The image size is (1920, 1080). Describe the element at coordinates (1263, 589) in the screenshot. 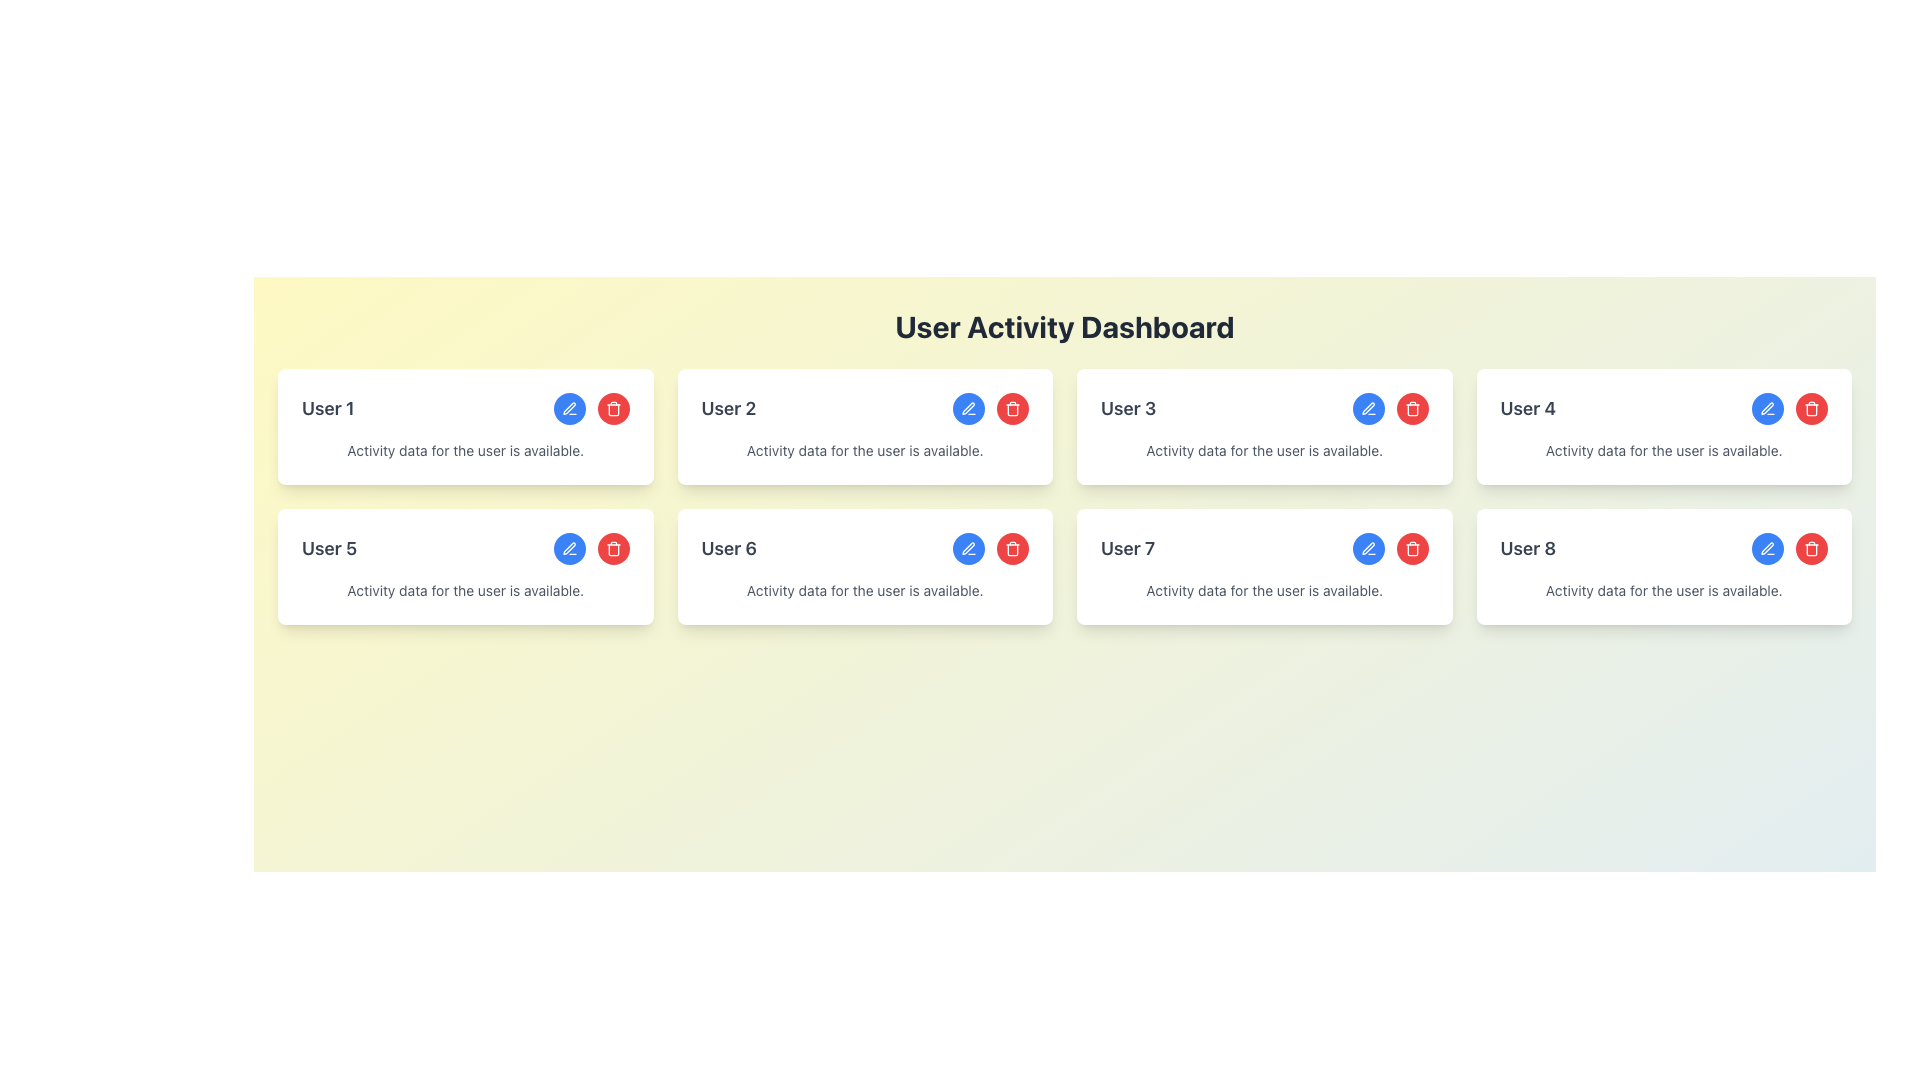

I see `information displayed in the text label that indicates the availability of user activity data for 'User 7', located in the bottom half of the card in the second row, fourth column of the grid layout` at that location.